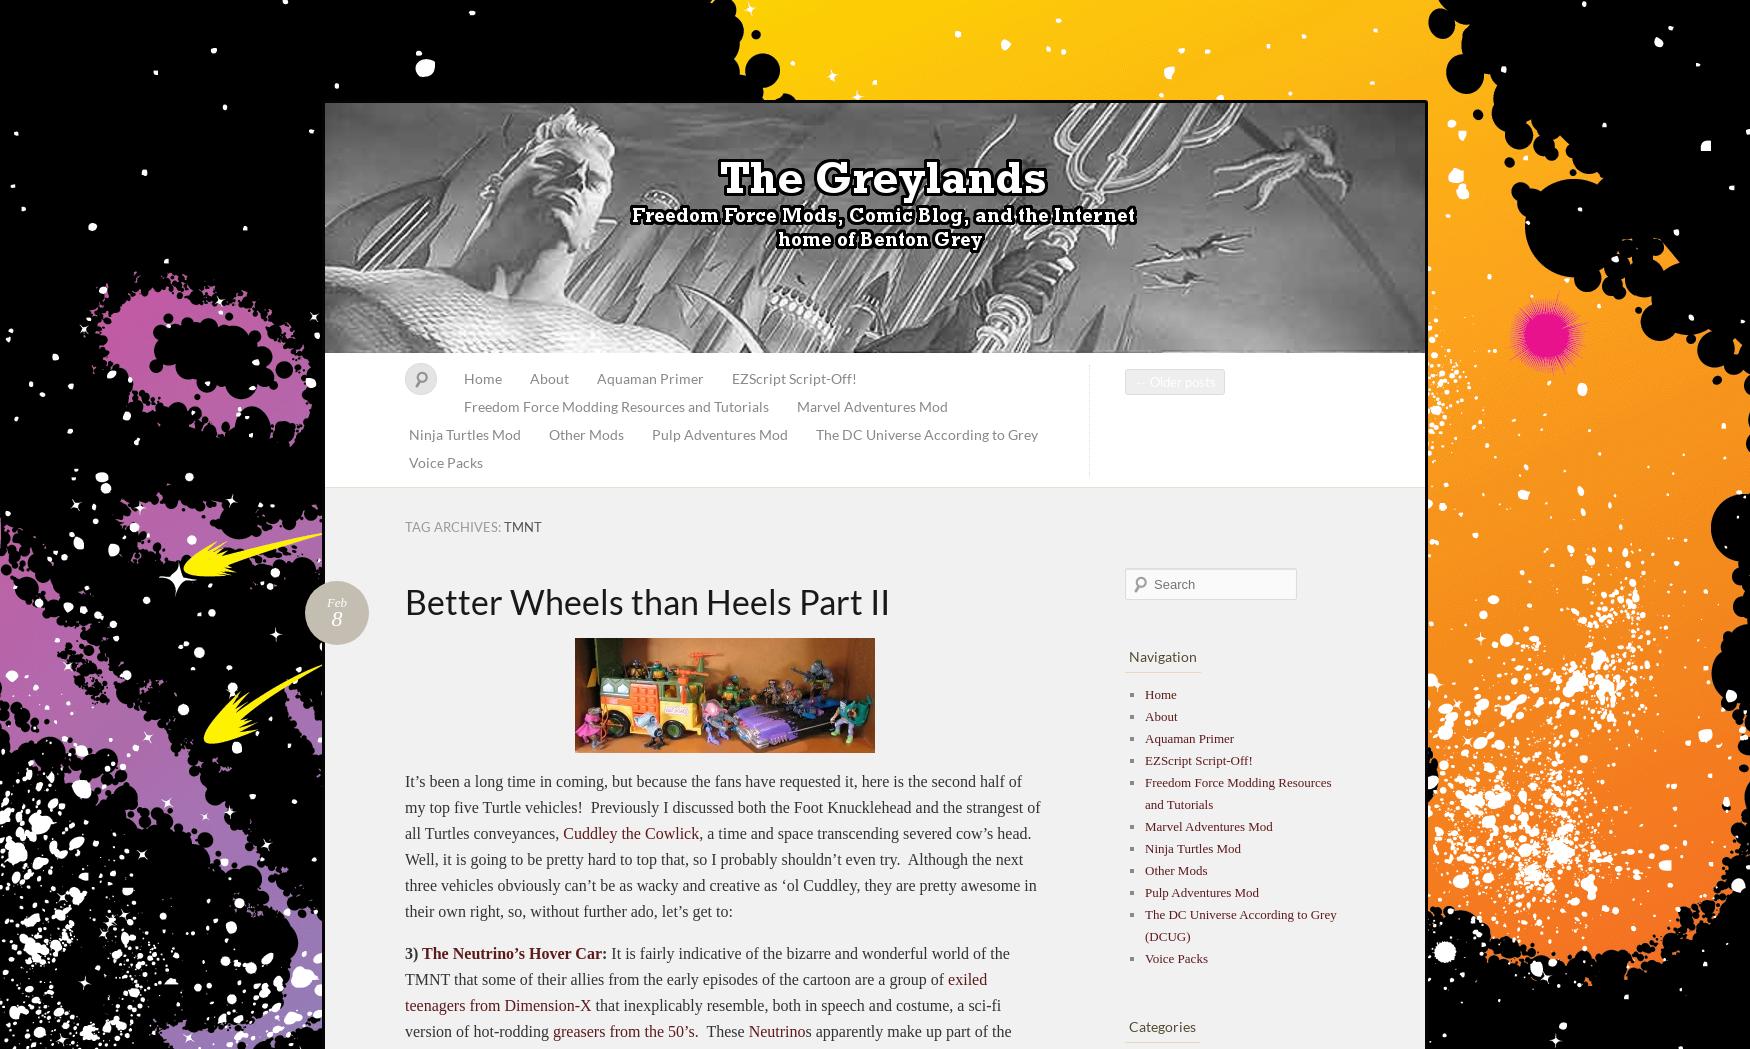 The width and height of the screenshot is (1750, 1049). I want to click on 'It is fairly indicative of the bizarre and wonderful world of the TMNT that some of their allies from the early episodes of the cartoon are a group of', so click(403, 965).